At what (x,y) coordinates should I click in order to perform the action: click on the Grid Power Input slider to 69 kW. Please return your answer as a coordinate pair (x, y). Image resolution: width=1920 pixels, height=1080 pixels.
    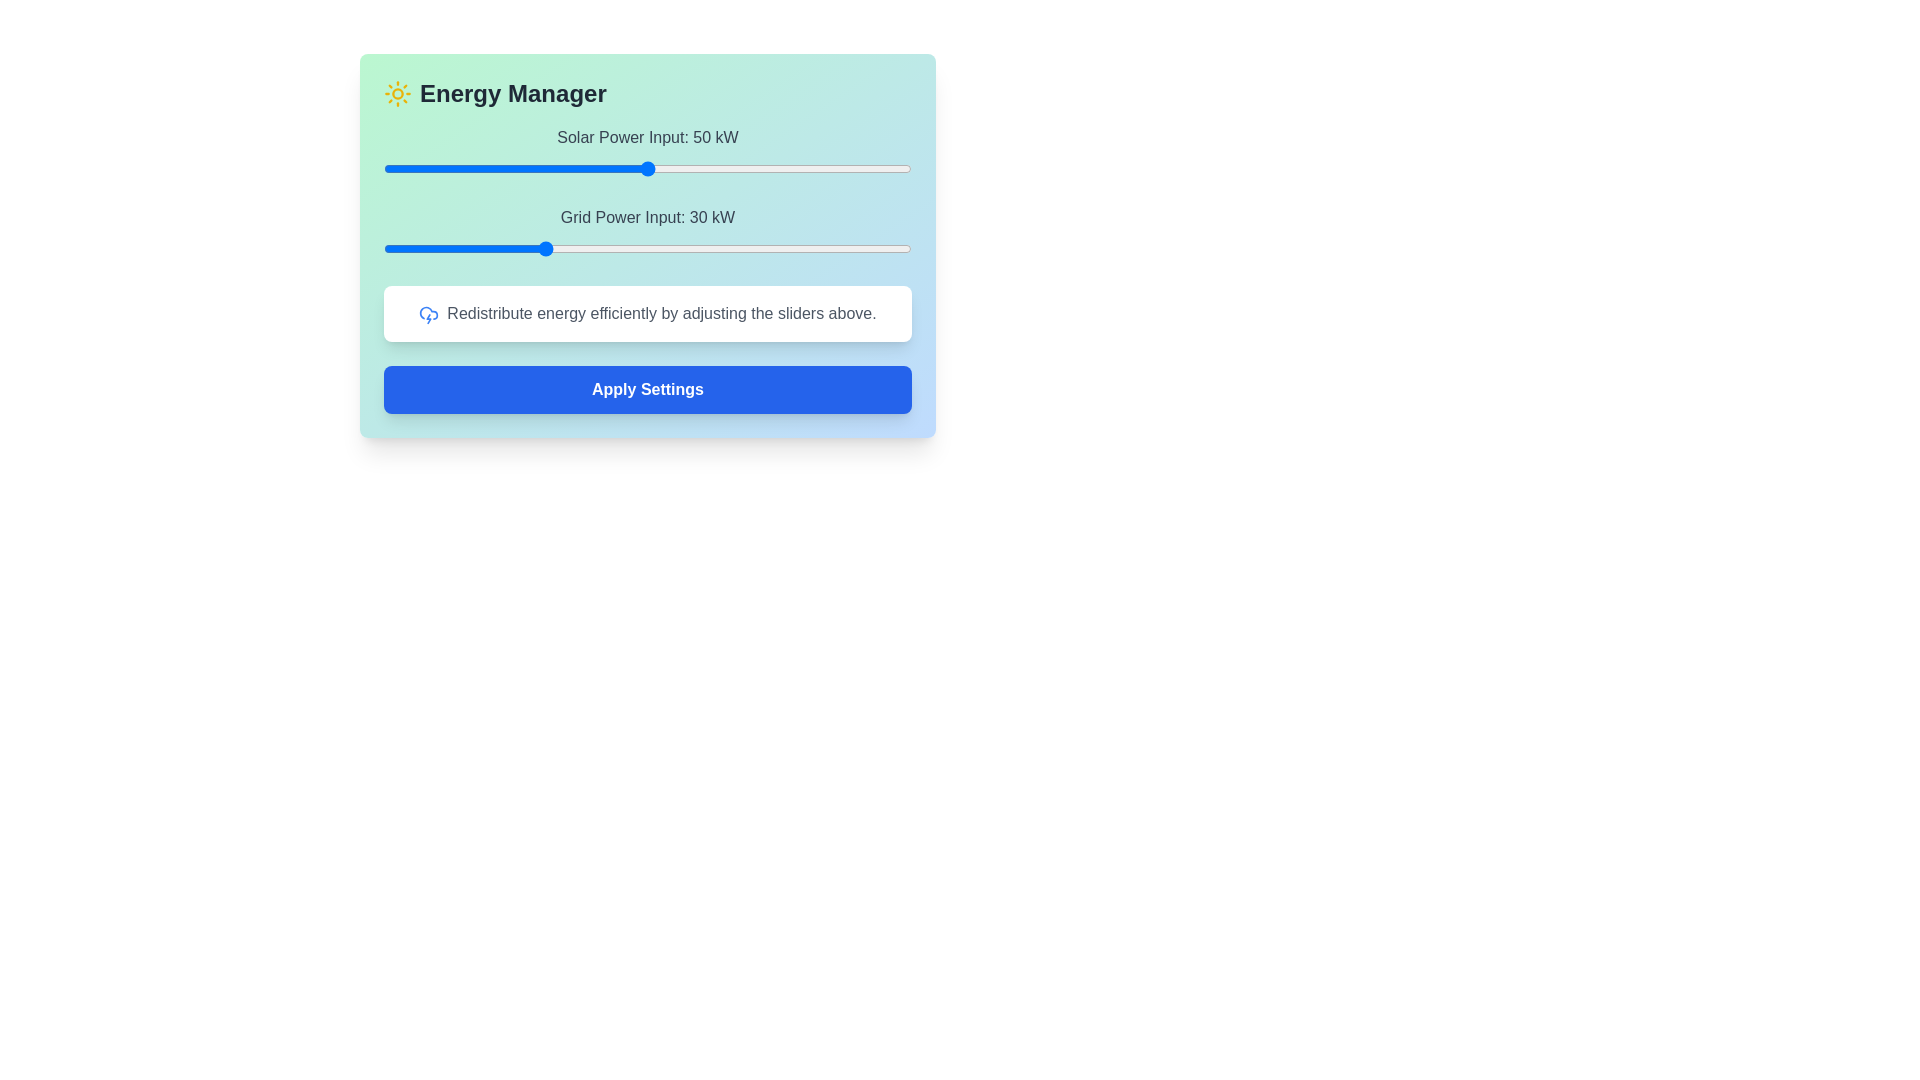
    Looking at the image, I should click on (747, 248).